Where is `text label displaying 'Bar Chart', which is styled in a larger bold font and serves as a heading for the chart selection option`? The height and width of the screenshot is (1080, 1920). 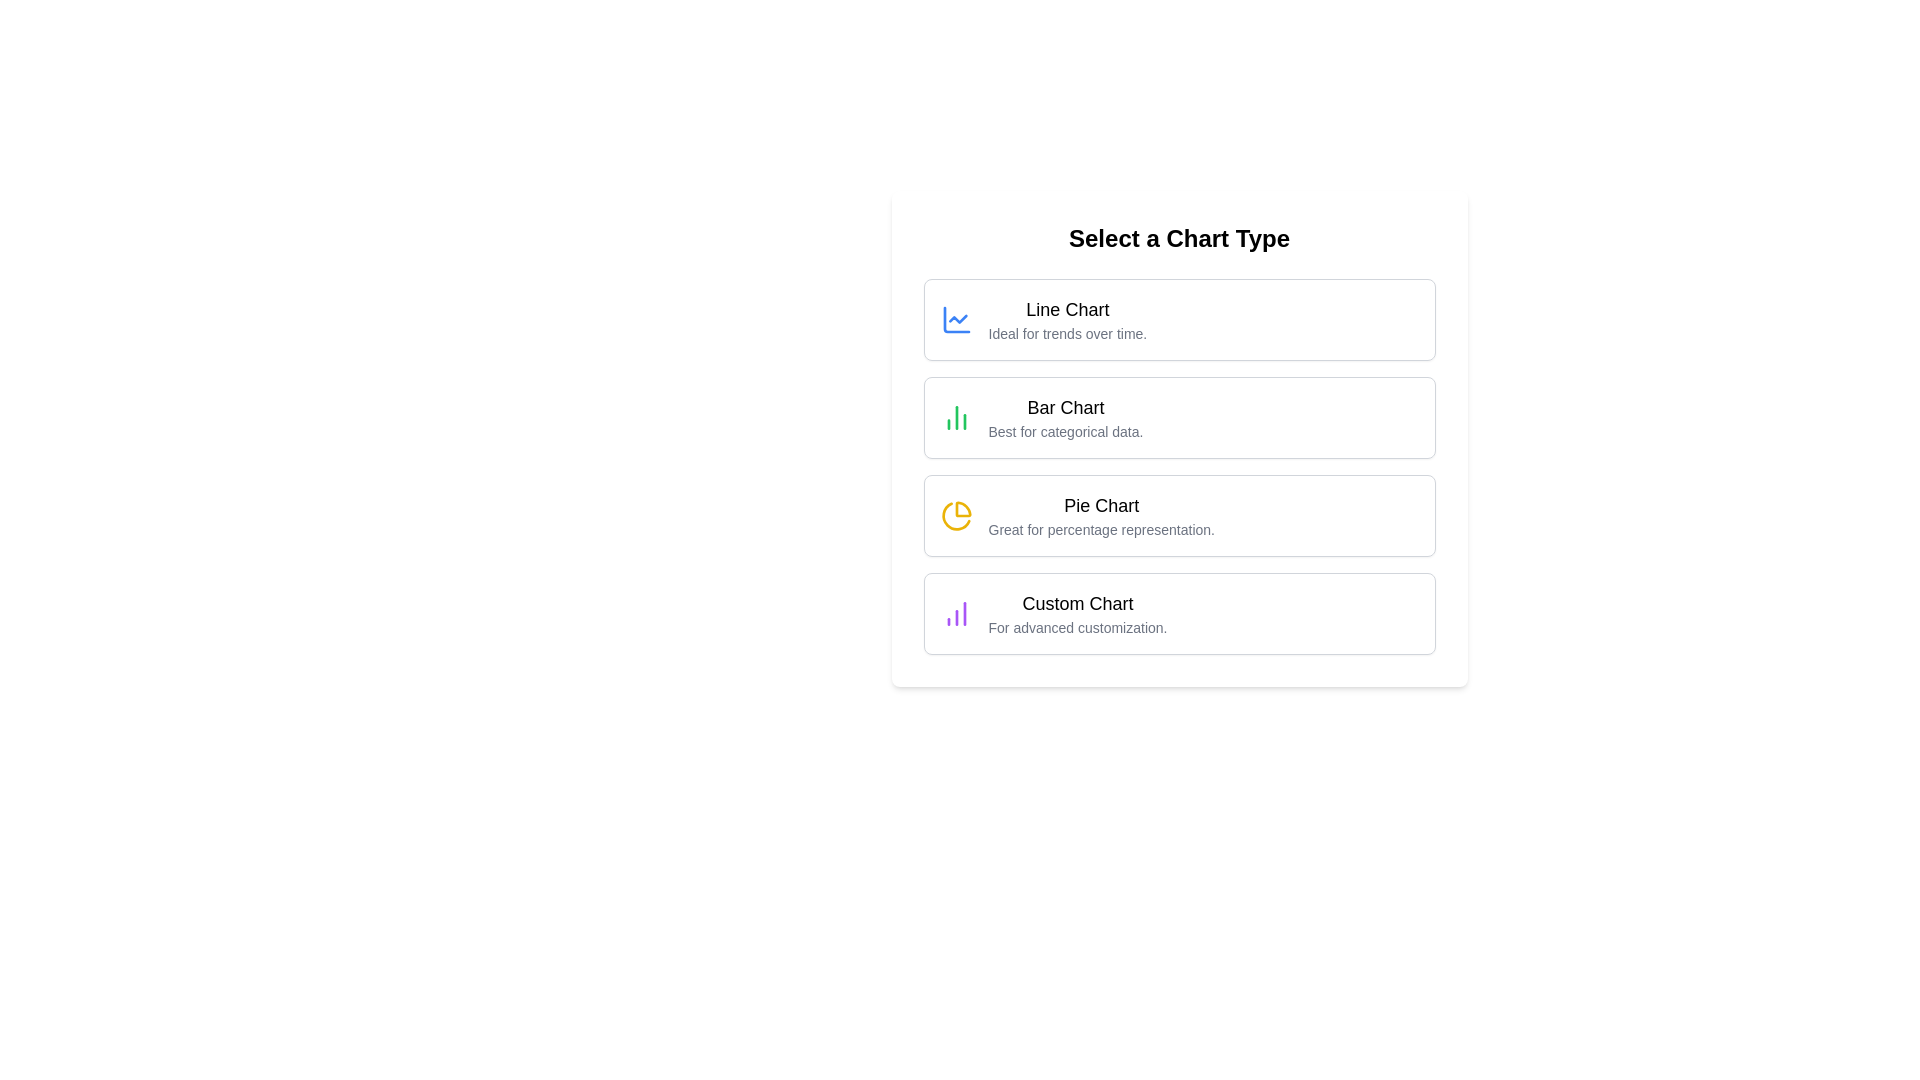 text label displaying 'Bar Chart', which is styled in a larger bold font and serves as a heading for the chart selection option is located at coordinates (1064, 407).